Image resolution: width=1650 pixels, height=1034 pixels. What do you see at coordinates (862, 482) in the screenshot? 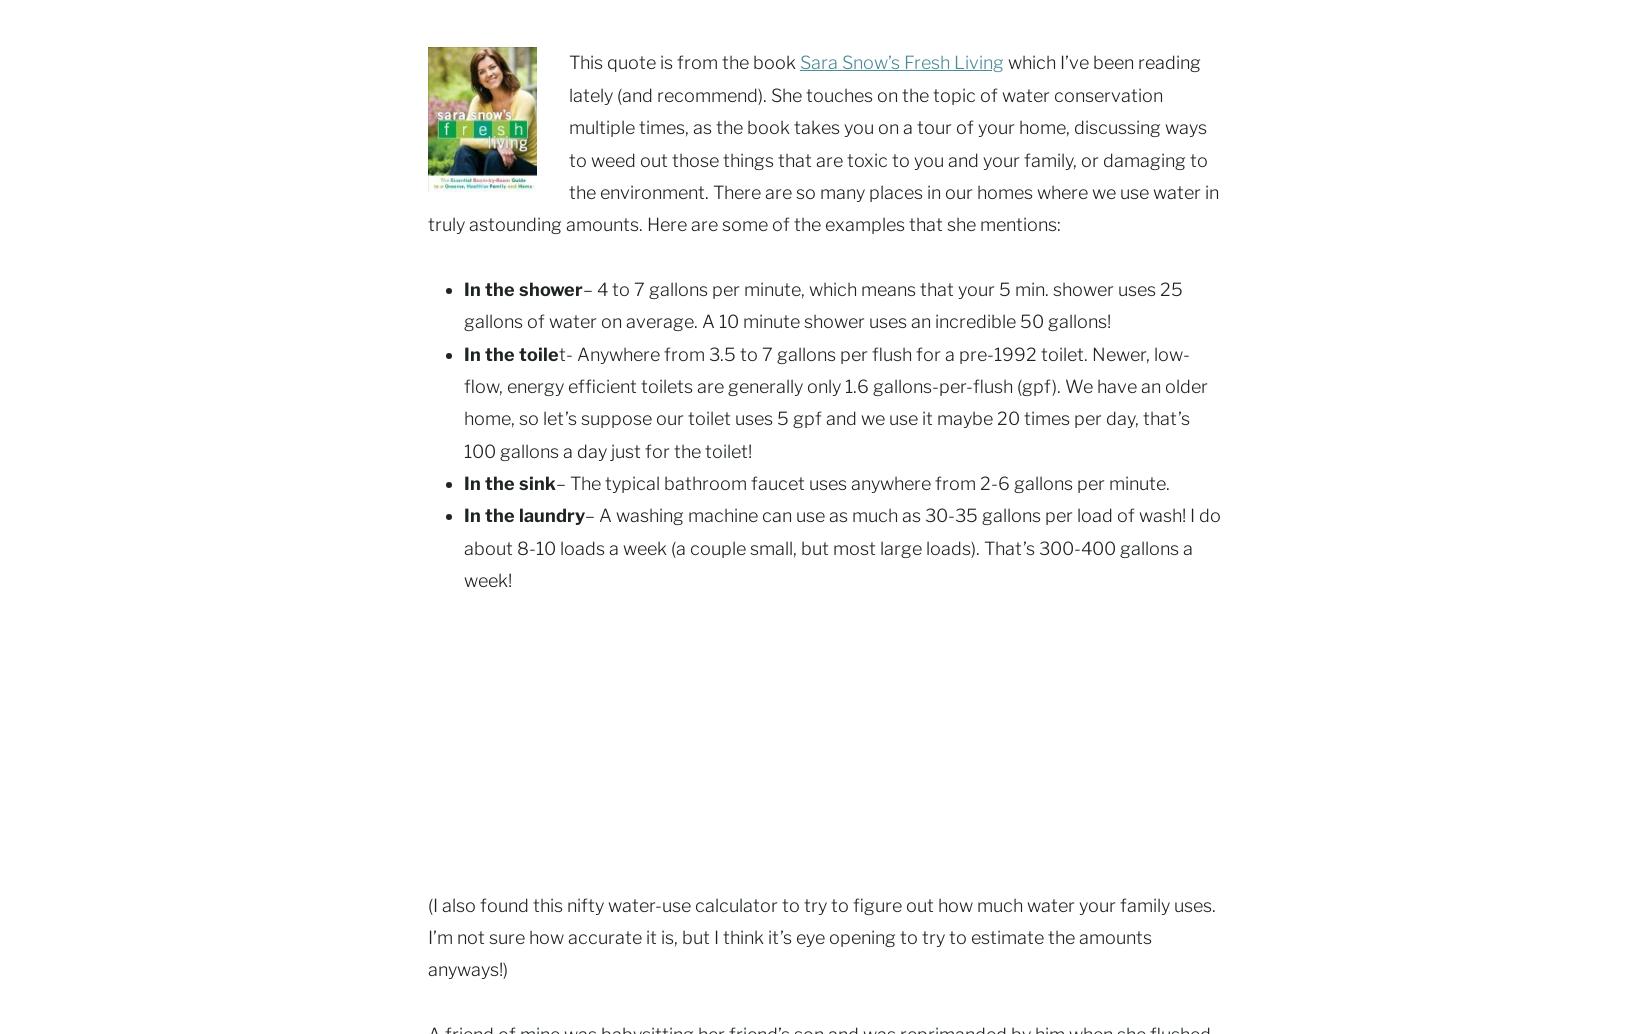
I see `'– The typical bathroom faucet uses anywhere from 2-6 gallons per minute.'` at bounding box center [862, 482].